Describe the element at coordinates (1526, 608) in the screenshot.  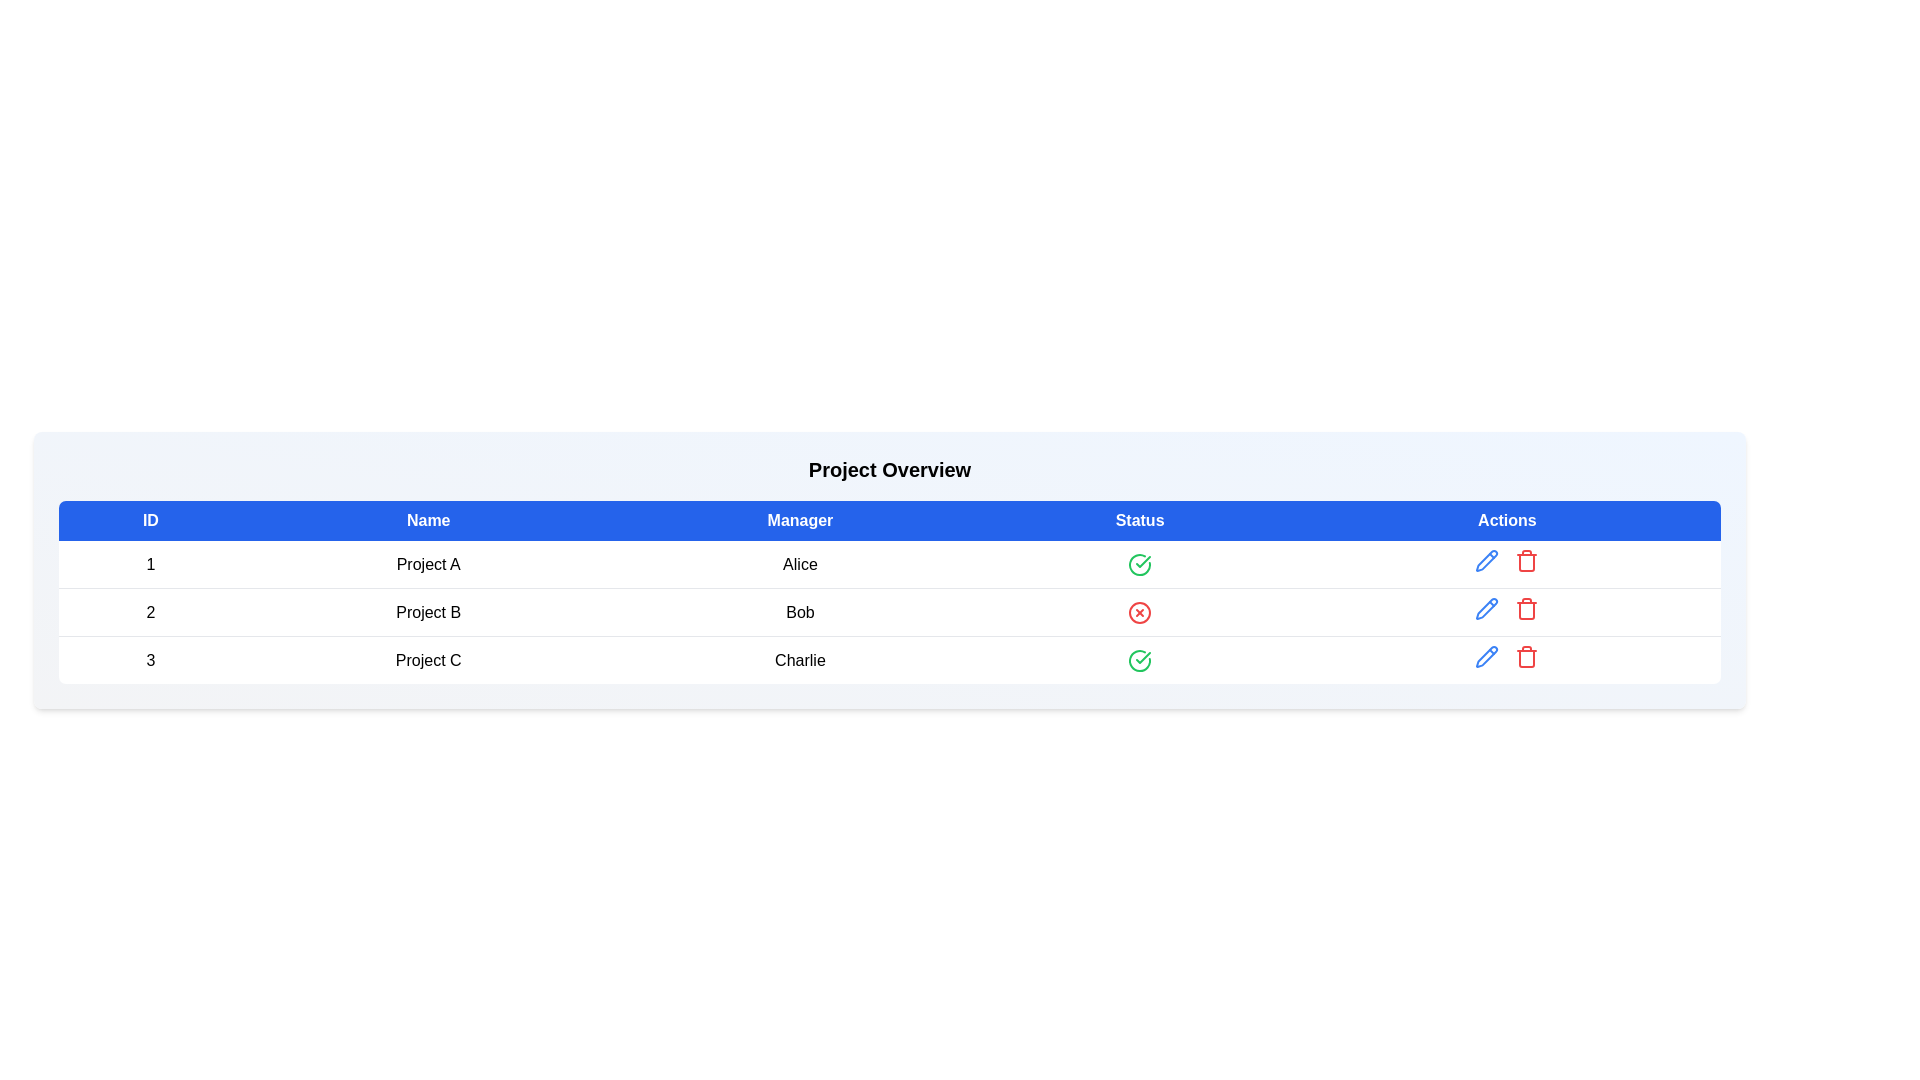
I see `the delete button located` at that location.